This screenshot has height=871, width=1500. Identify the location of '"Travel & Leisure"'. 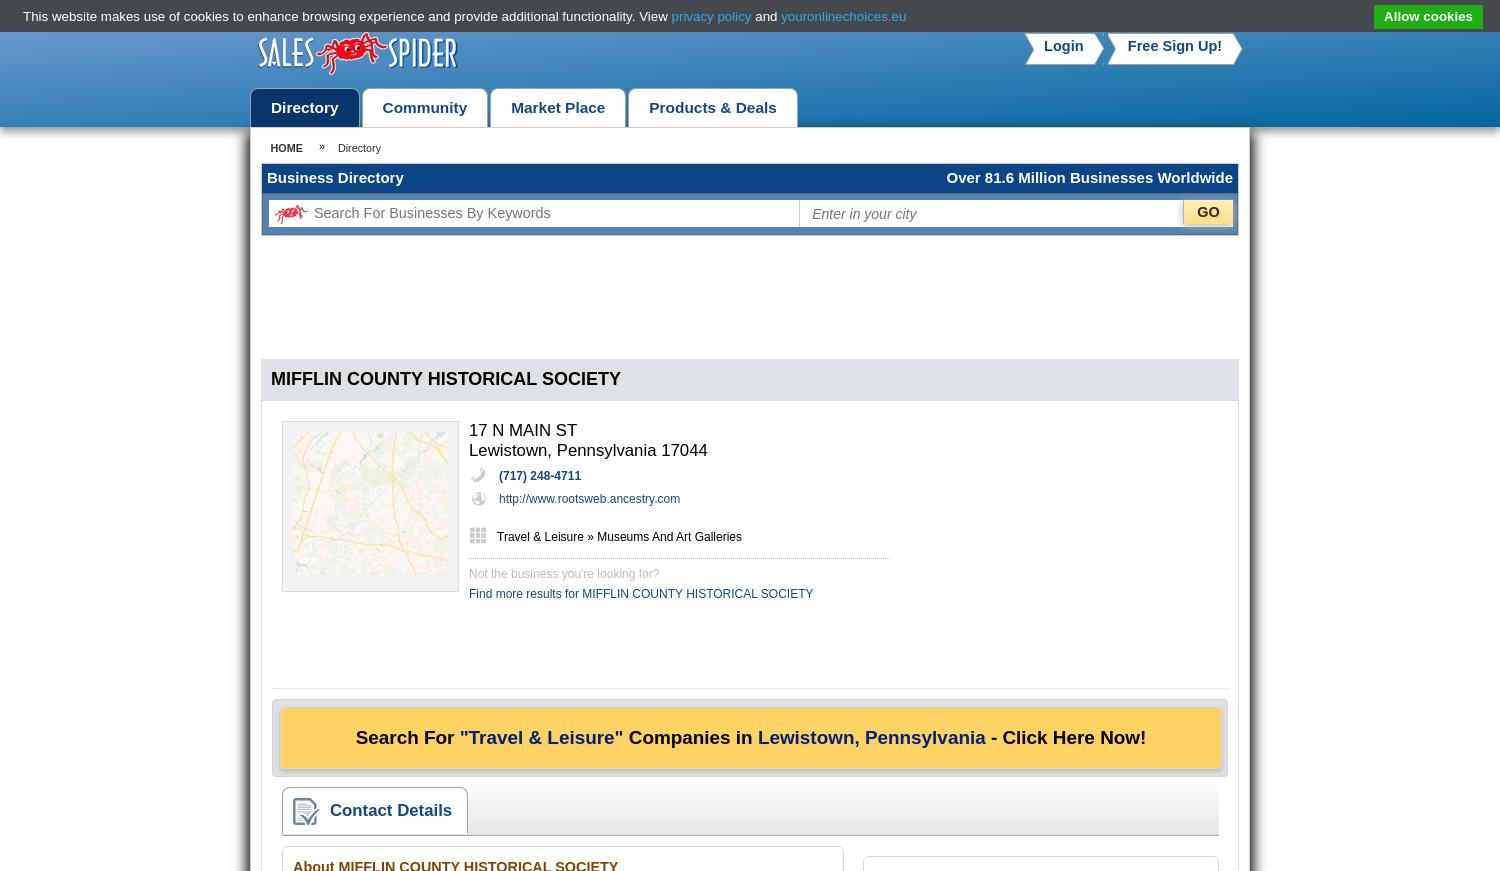
(541, 737).